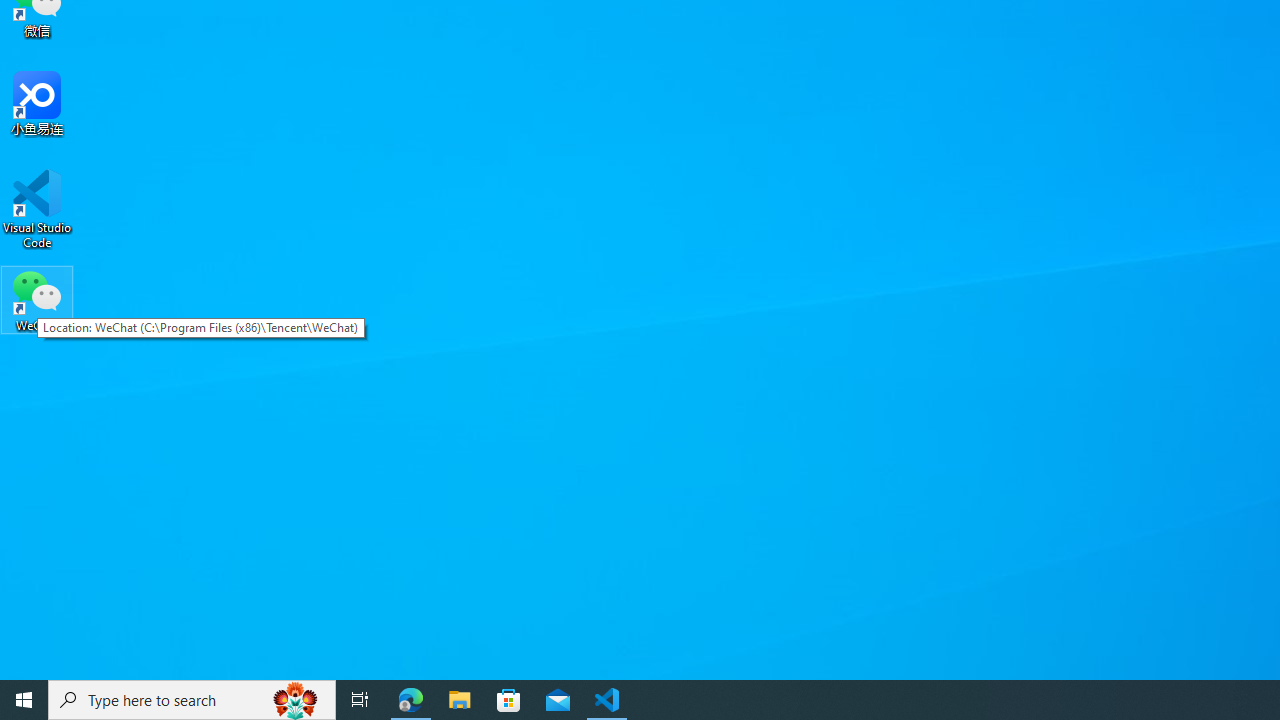  I want to click on 'Visual Studio Code', so click(37, 209).